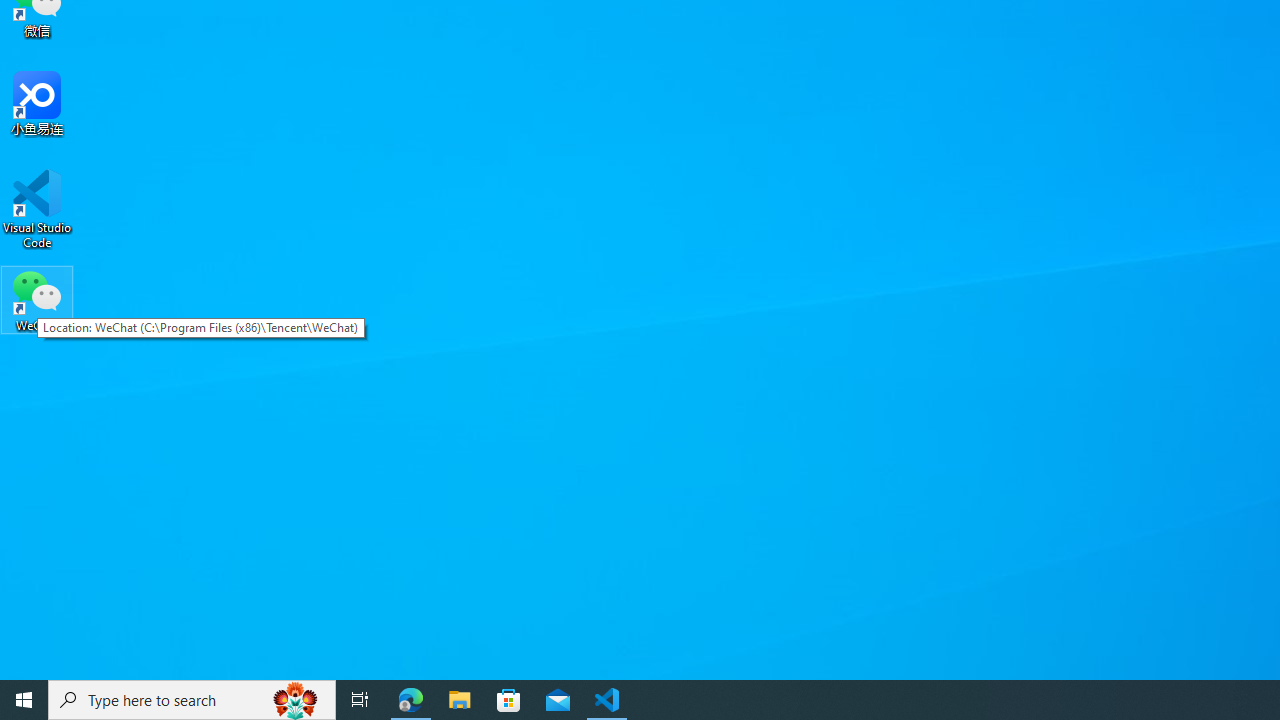  I want to click on 'Visual Studio Code', so click(37, 209).